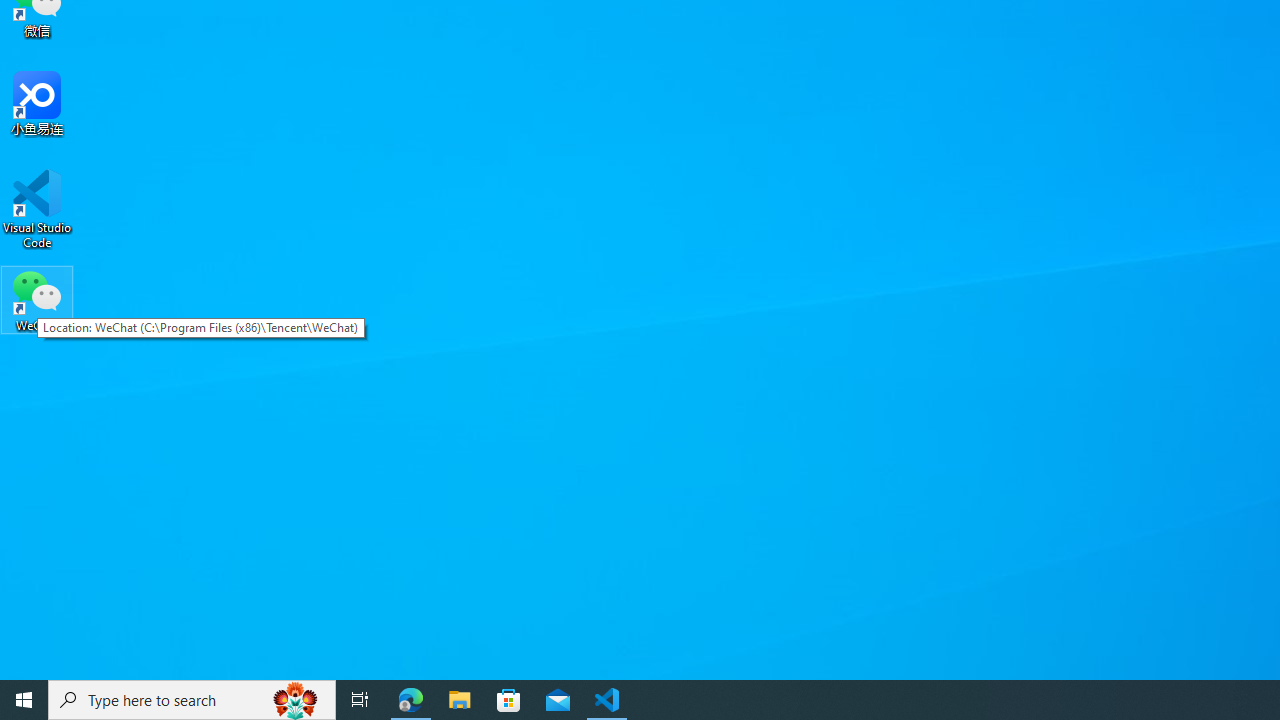  I want to click on 'Visual Studio Code', so click(37, 209).